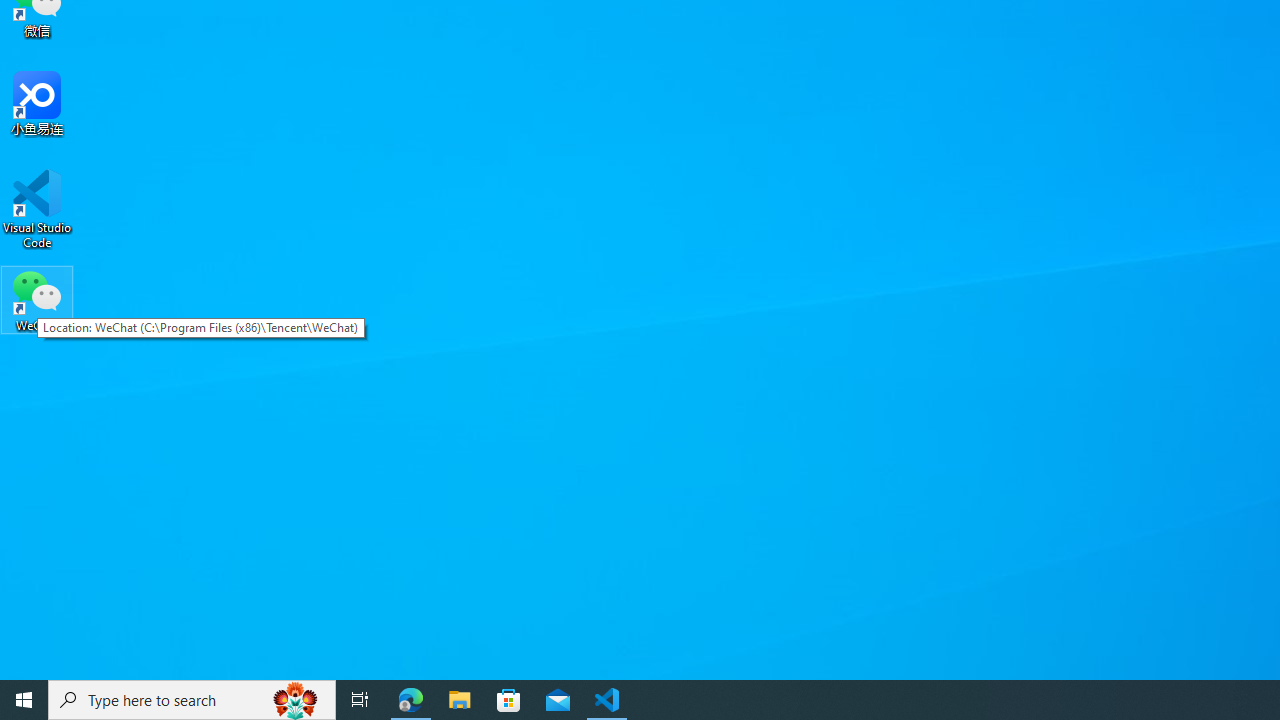  I want to click on 'Visual Studio Code', so click(37, 209).